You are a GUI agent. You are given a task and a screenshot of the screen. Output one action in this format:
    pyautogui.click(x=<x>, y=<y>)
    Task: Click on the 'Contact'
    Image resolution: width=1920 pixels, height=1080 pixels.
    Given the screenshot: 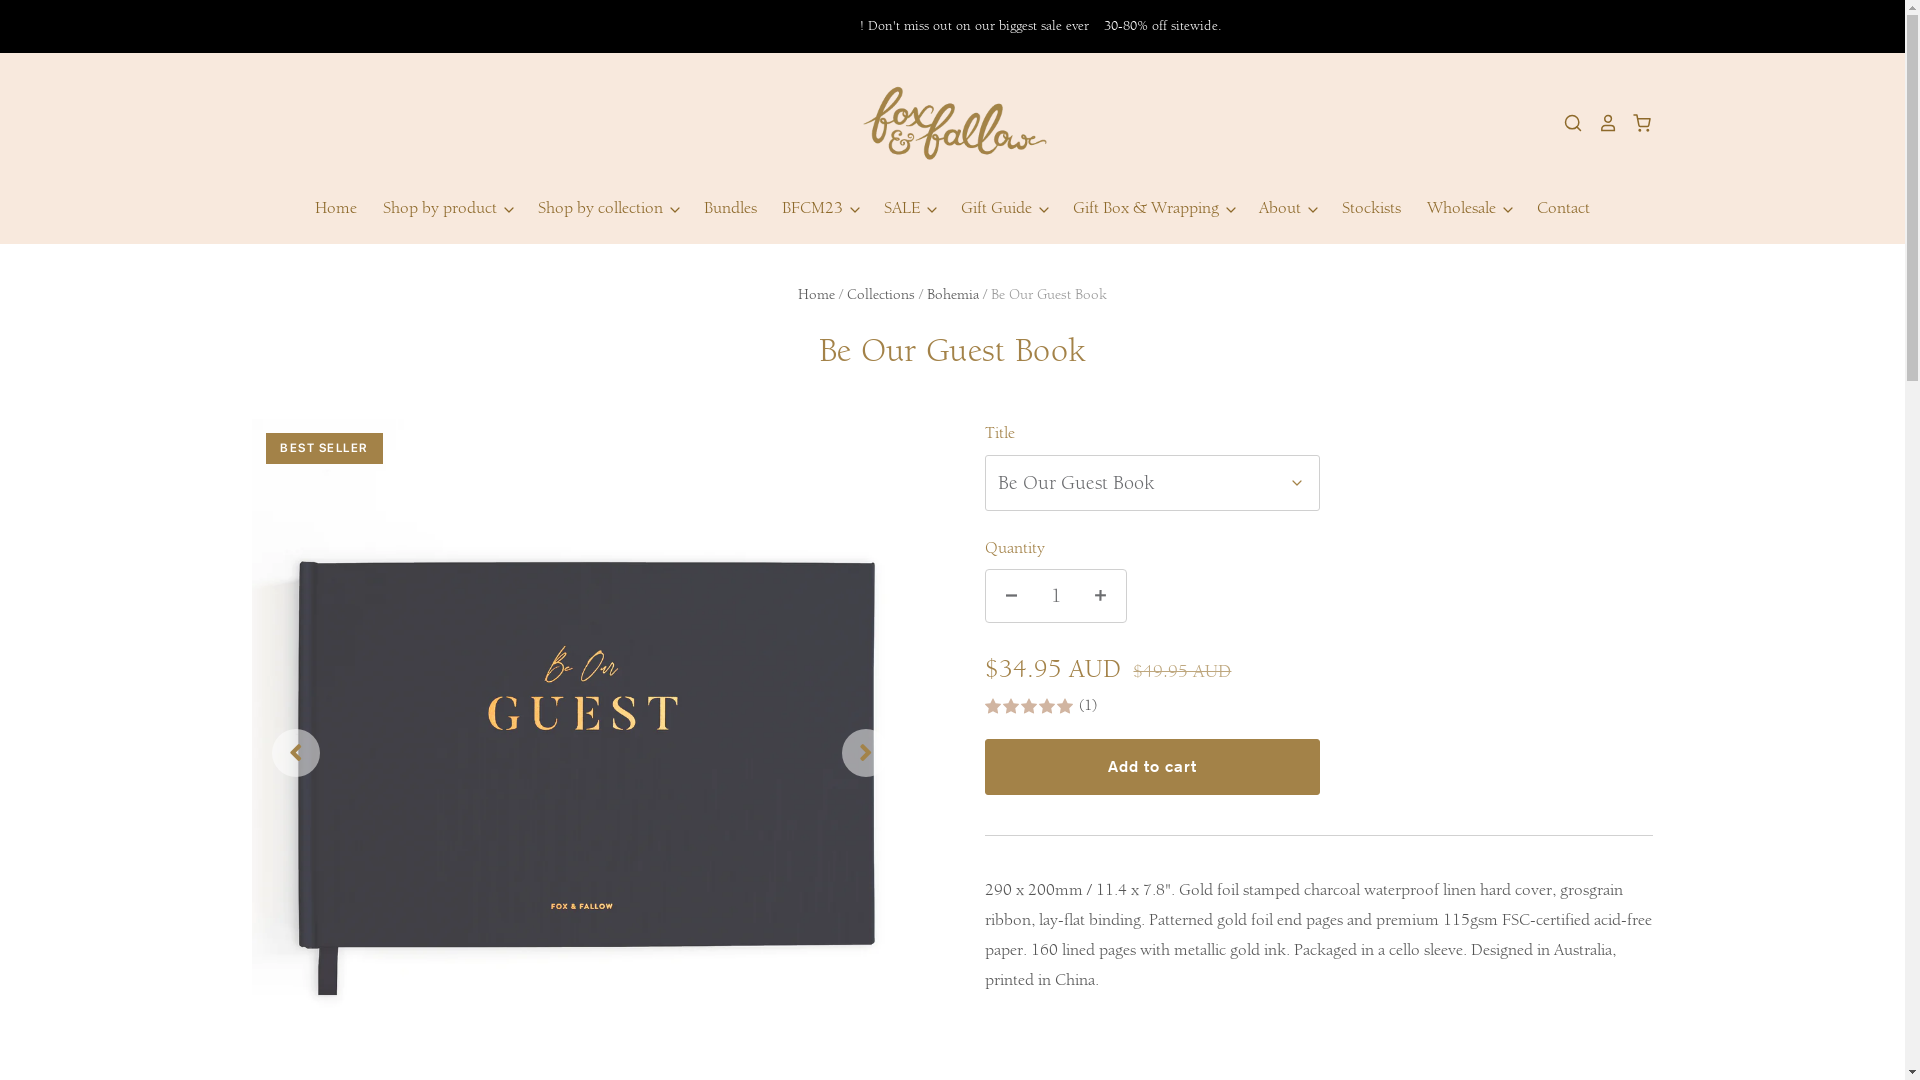 What is the action you would take?
    pyautogui.click(x=1550, y=208)
    